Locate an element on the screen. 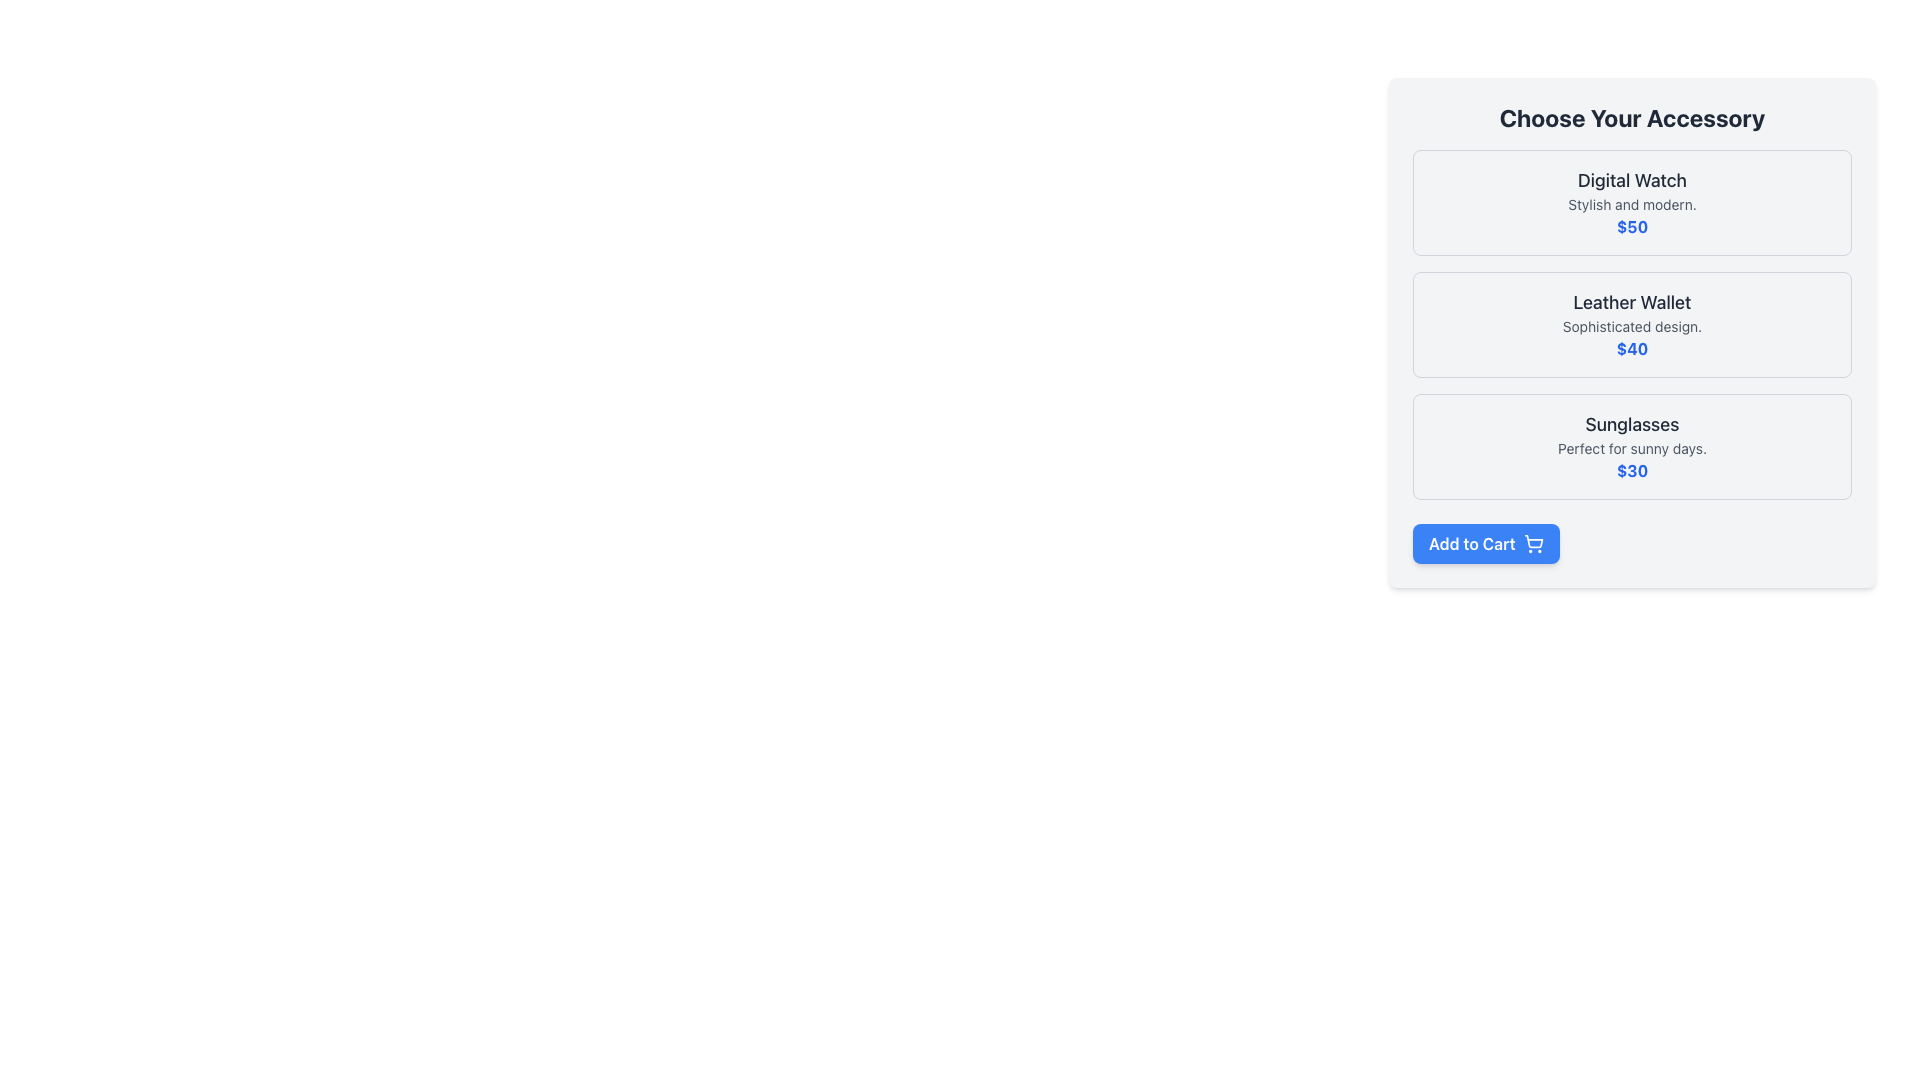 The height and width of the screenshot is (1080, 1920). the Informational Card displaying product details, which is the third option in the vertical list of accessory options is located at coordinates (1632, 446).